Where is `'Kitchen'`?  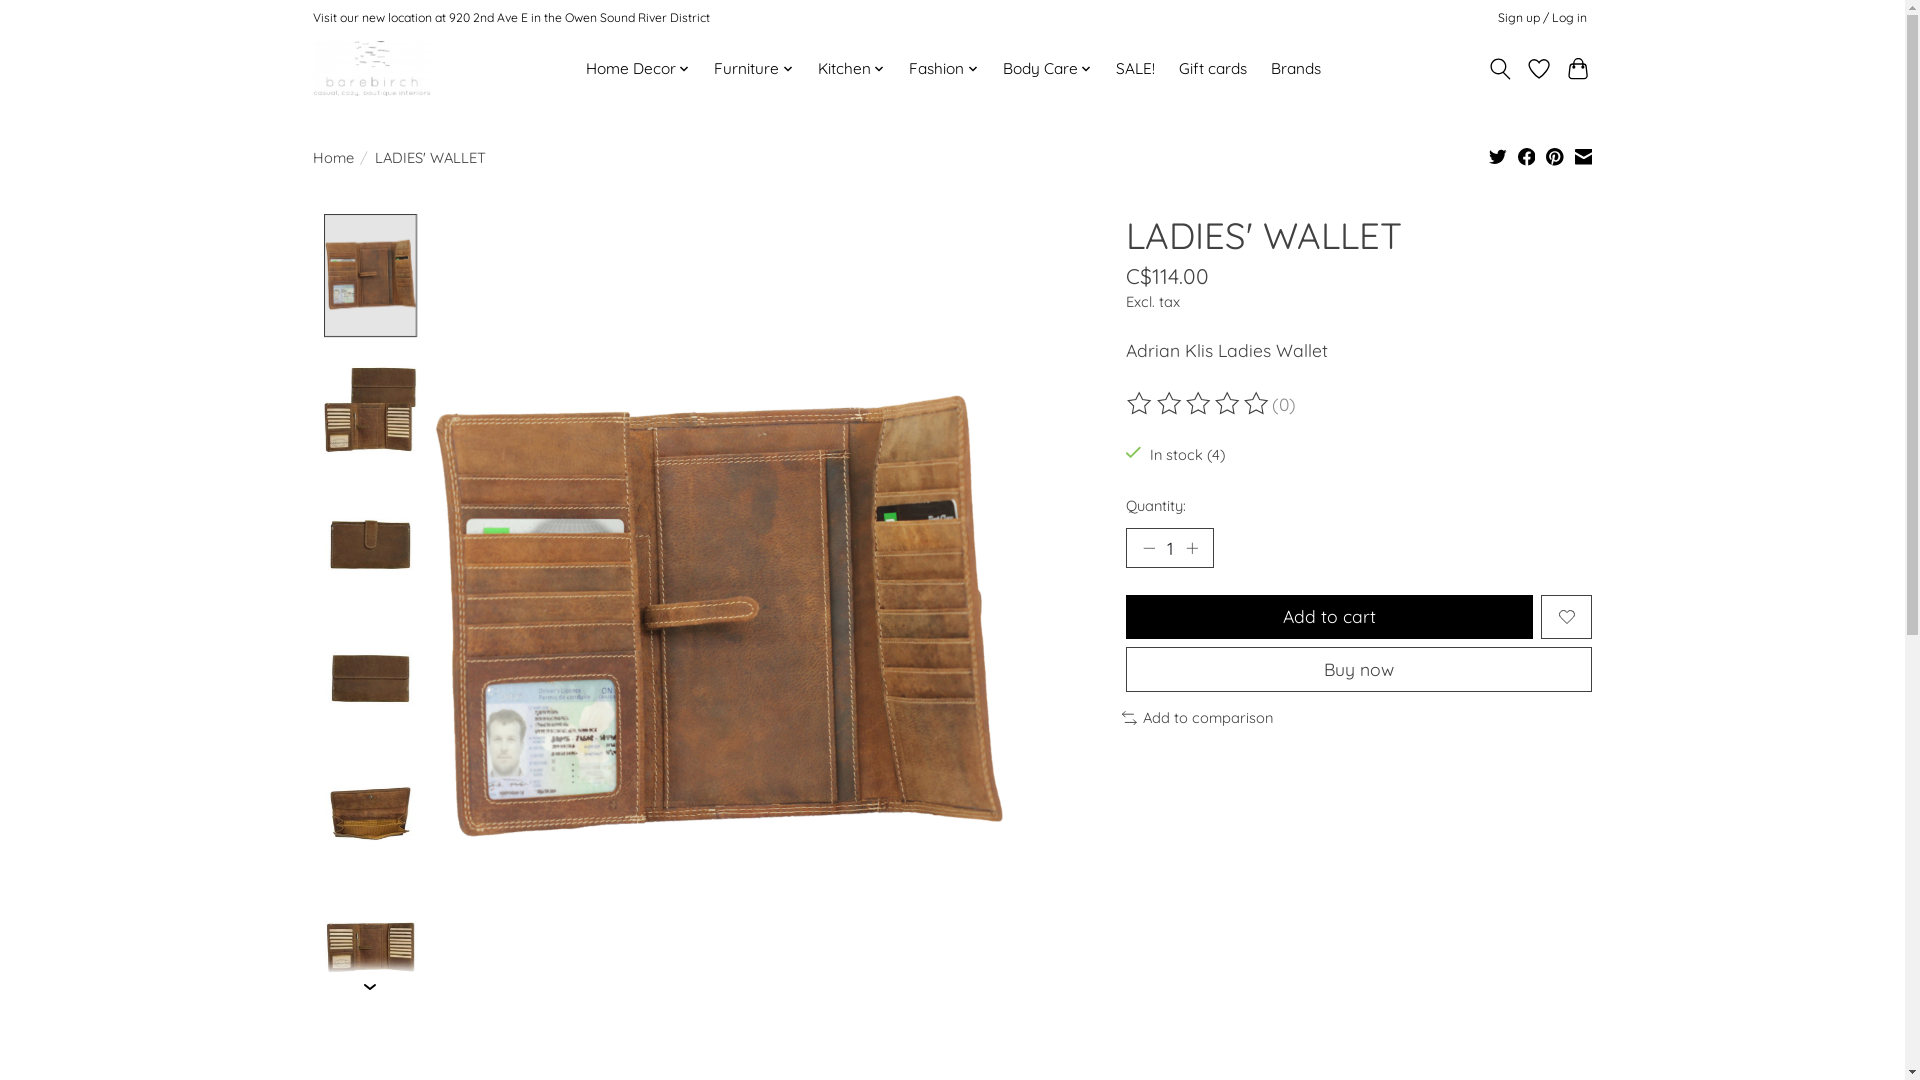 'Kitchen' is located at coordinates (851, 67).